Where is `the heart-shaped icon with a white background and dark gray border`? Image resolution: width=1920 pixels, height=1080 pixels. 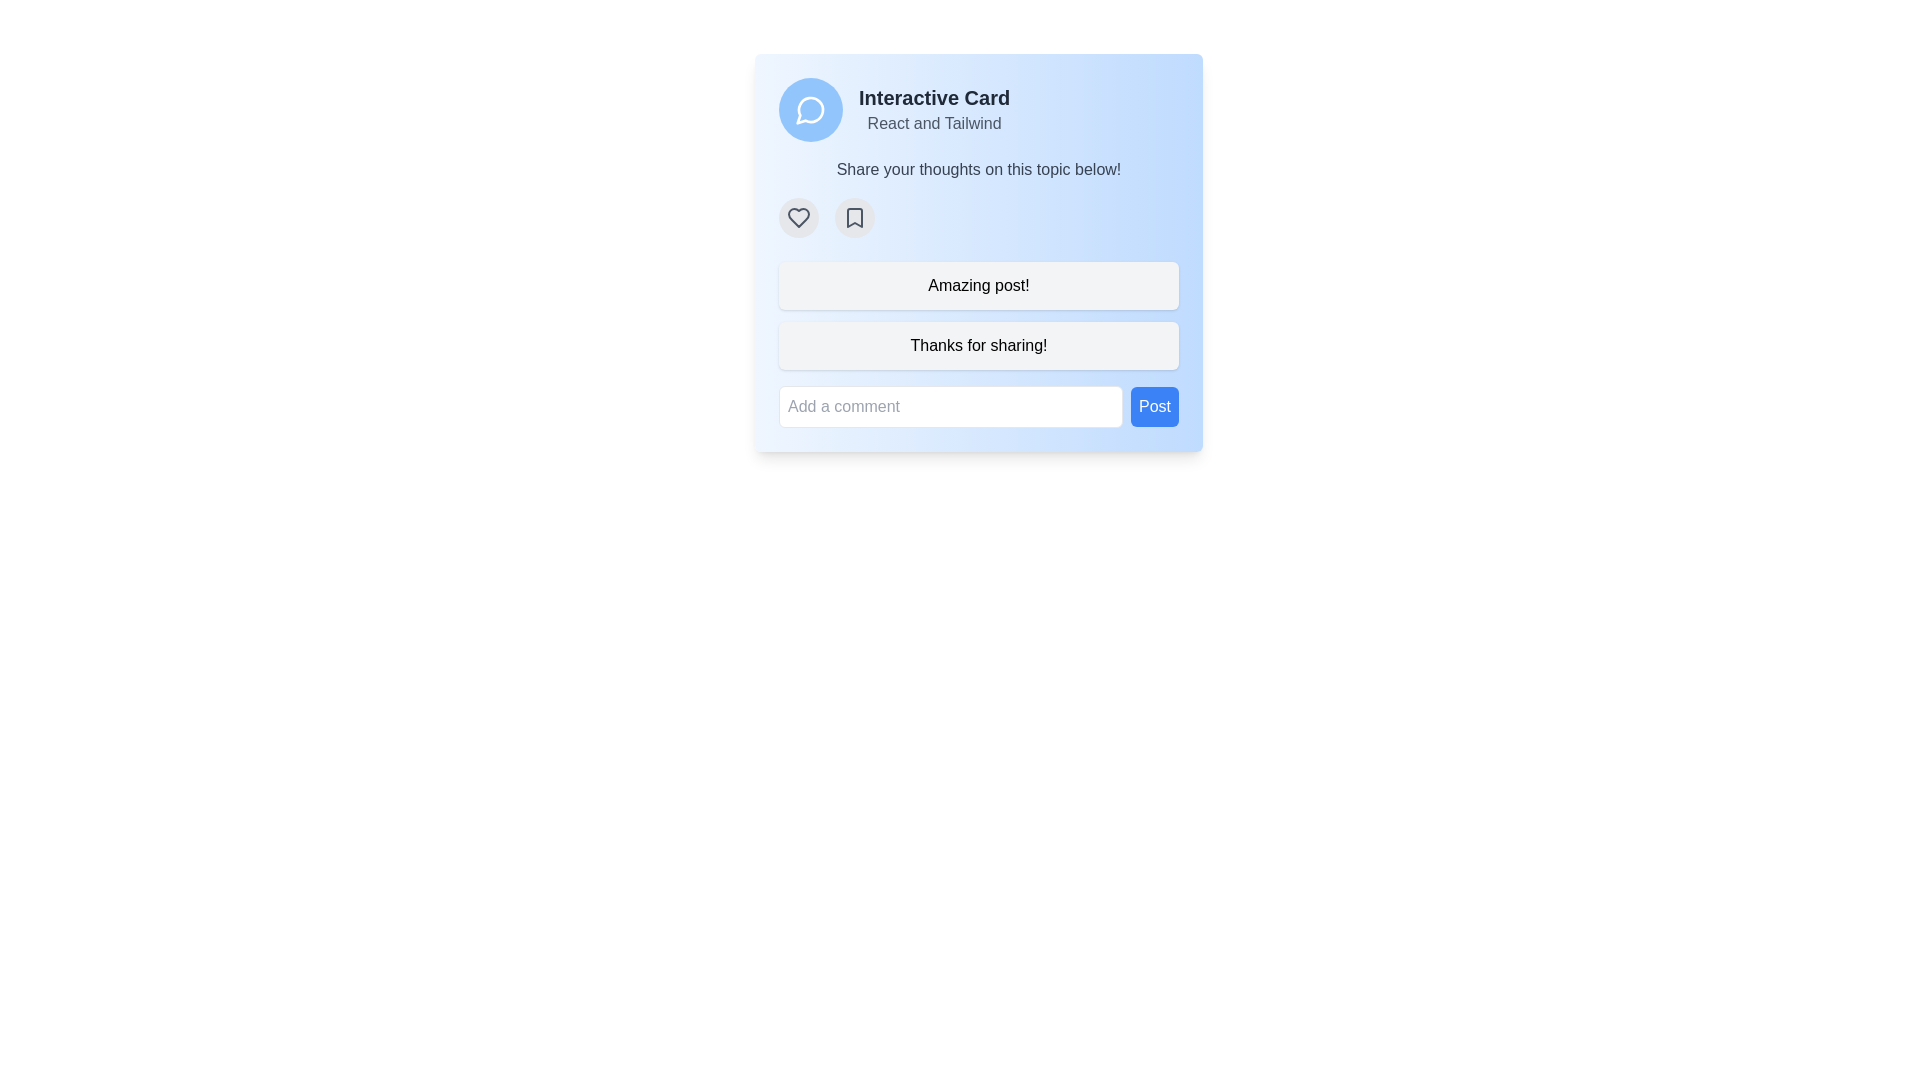 the heart-shaped icon with a white background and dark gray border is located at coordinates (797, 218).